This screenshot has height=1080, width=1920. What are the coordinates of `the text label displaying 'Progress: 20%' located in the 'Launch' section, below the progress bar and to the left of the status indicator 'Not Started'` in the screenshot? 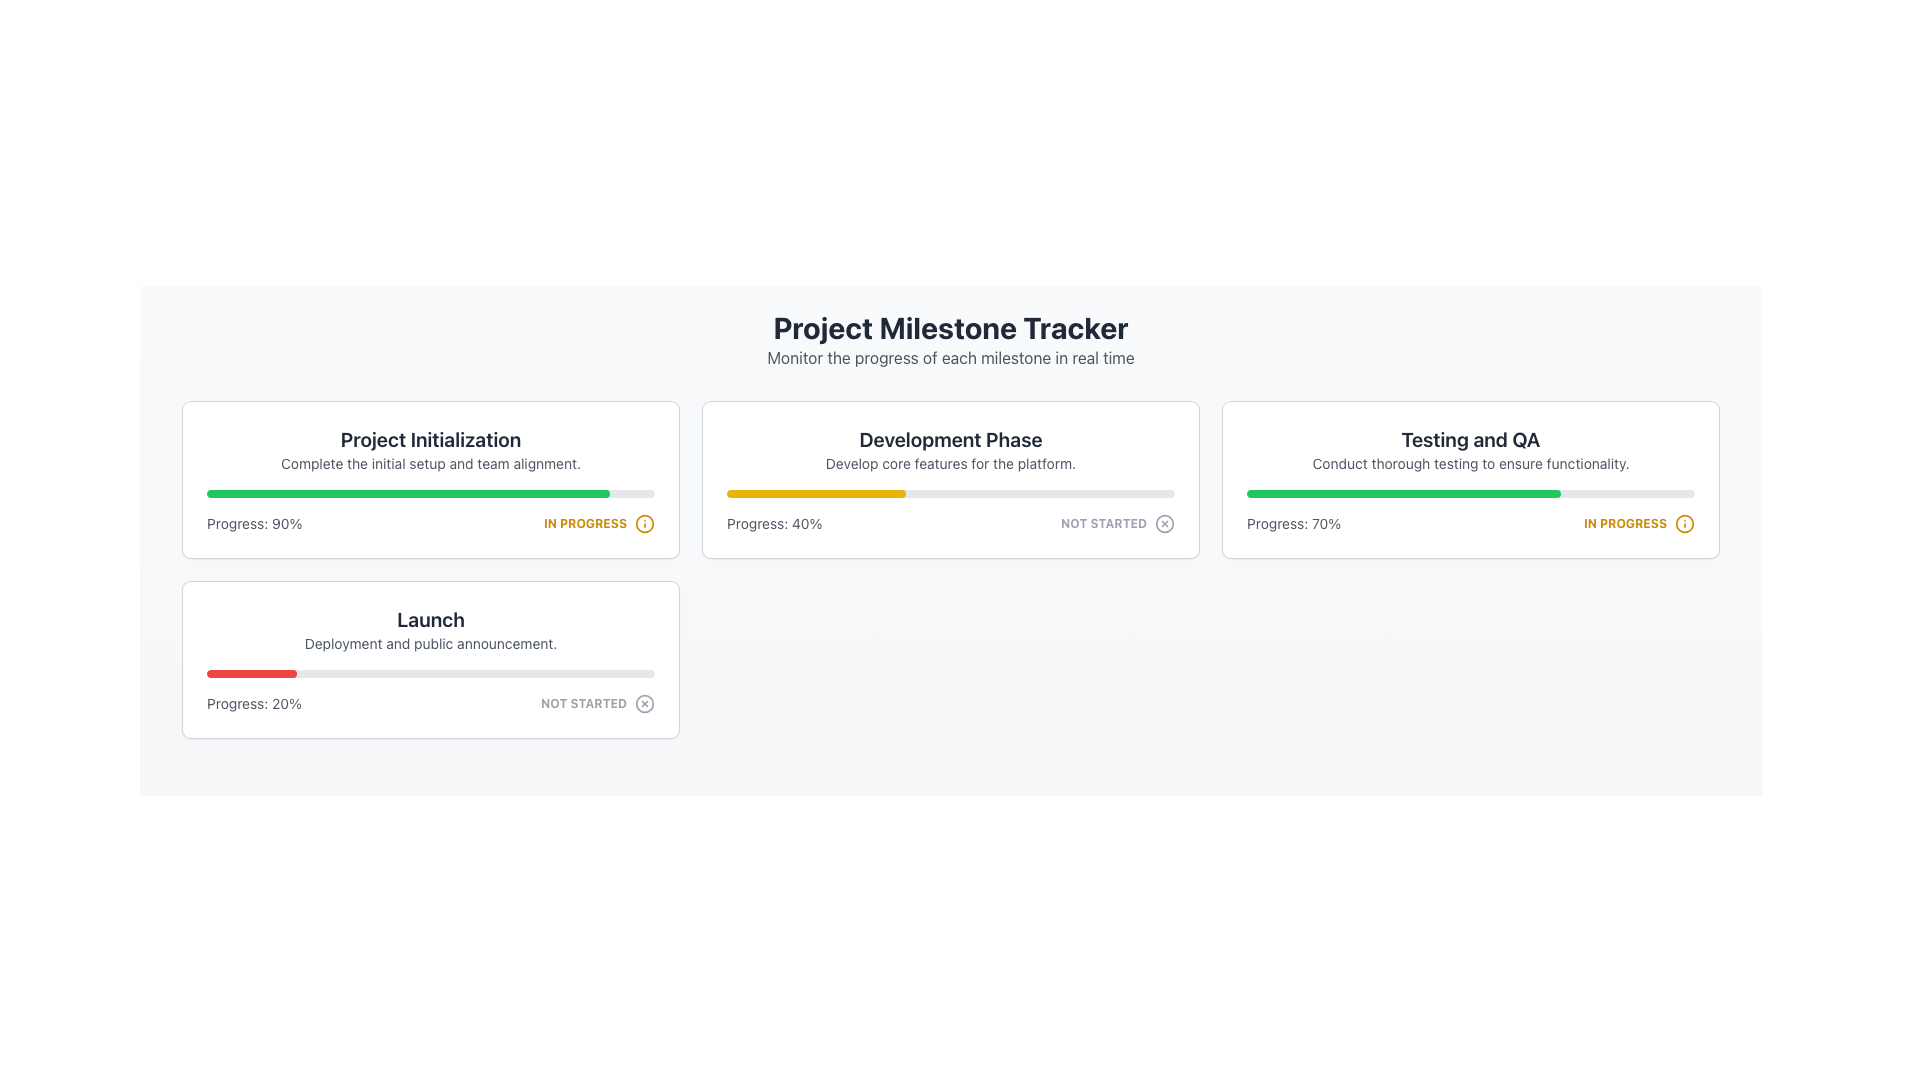 It's located at (253, 703).